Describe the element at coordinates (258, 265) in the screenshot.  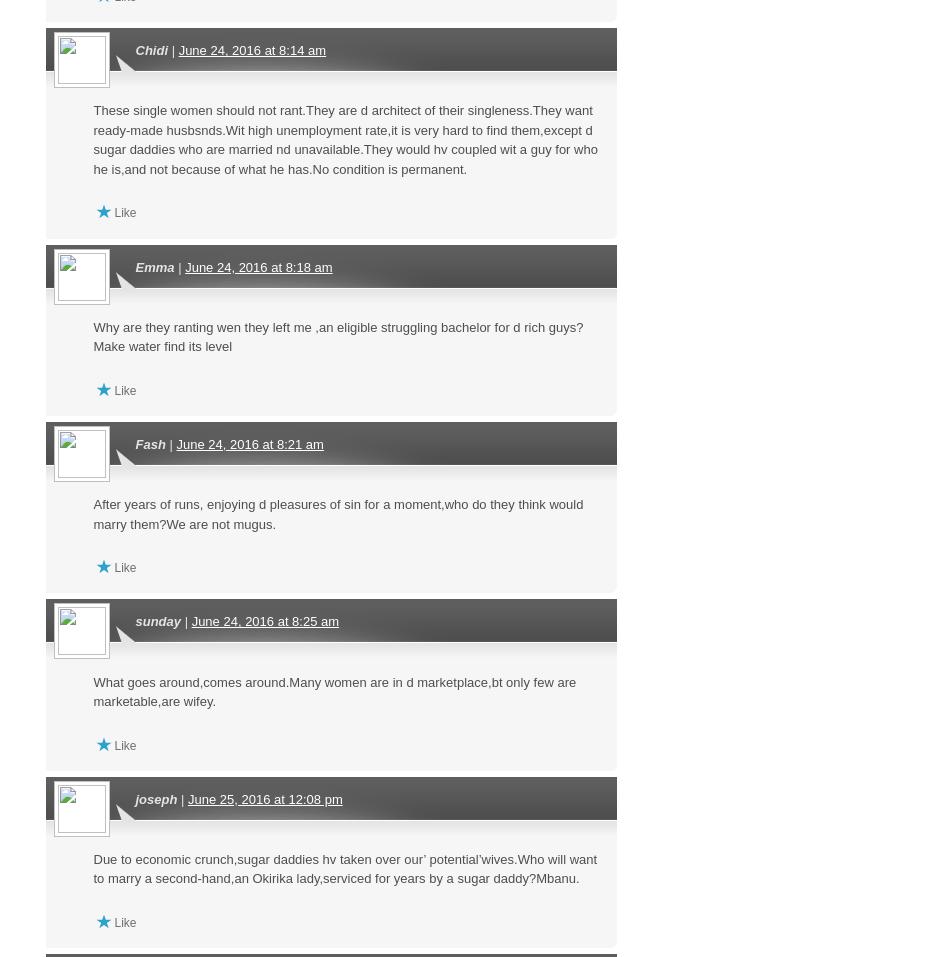
I see `'June 24, 2016 at 8:18 am'` at that location.